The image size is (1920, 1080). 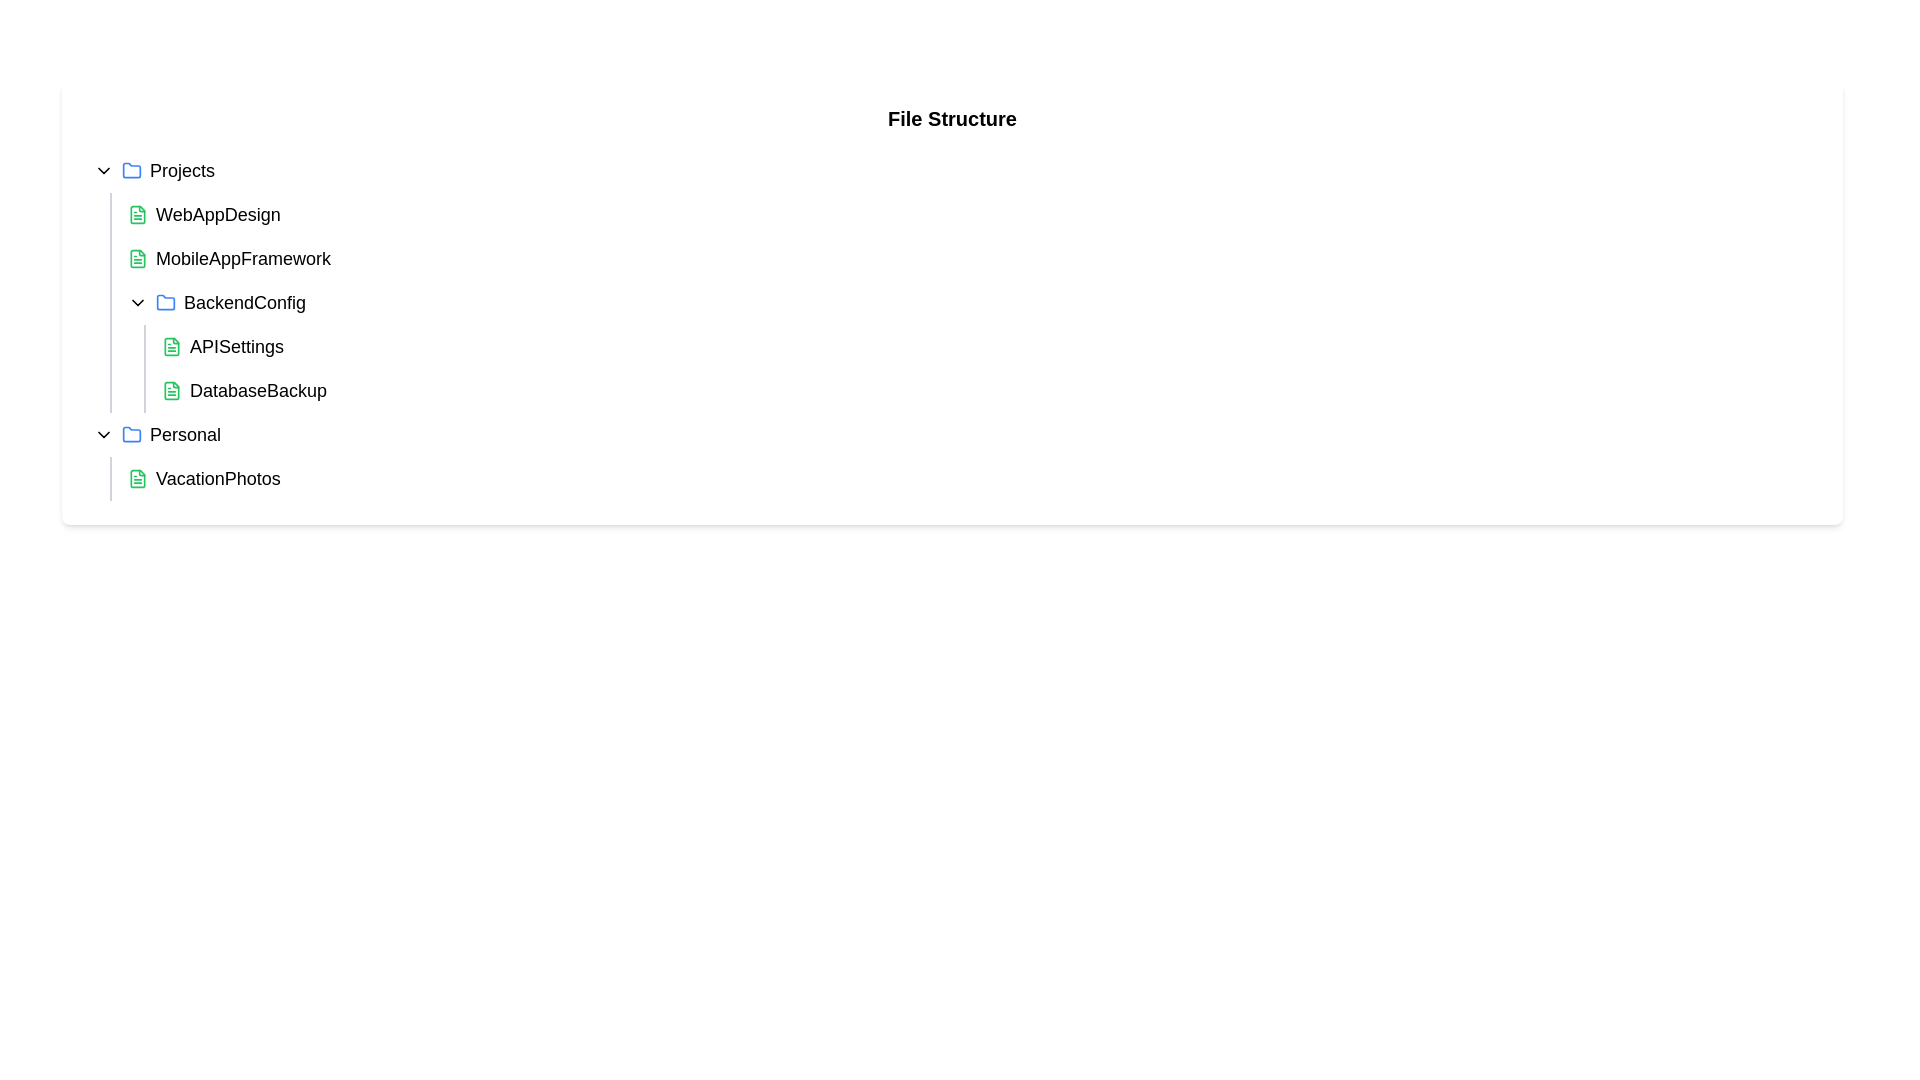 What do you see at coordinates (103, 169) in the screenshot?
I see `the downward-facing chevron icon next to the text 'Projects'` at bounding box center [103, 169].